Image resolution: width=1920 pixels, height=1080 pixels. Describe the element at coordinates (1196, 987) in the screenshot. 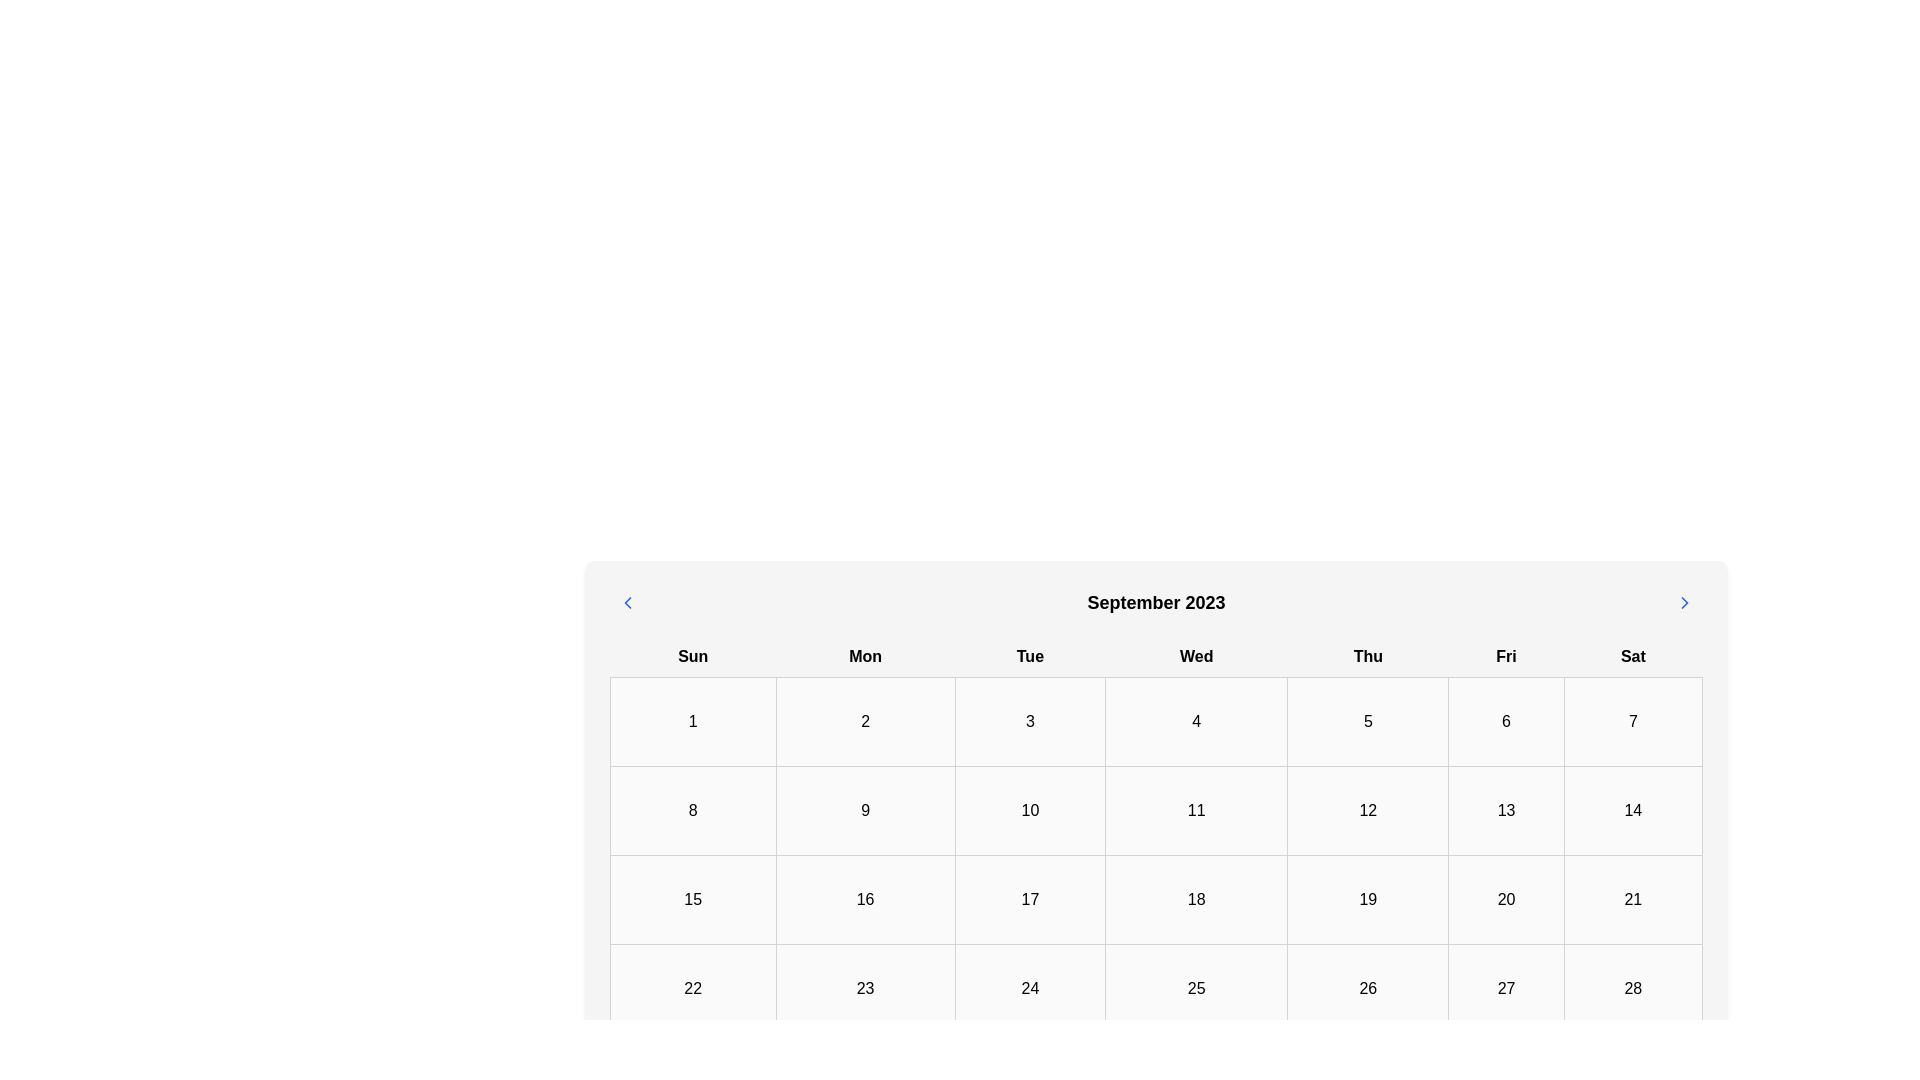

I see `the button labeled '25' which has a white background and is the fourth button in a horizontal list of week date buttons` at that location.